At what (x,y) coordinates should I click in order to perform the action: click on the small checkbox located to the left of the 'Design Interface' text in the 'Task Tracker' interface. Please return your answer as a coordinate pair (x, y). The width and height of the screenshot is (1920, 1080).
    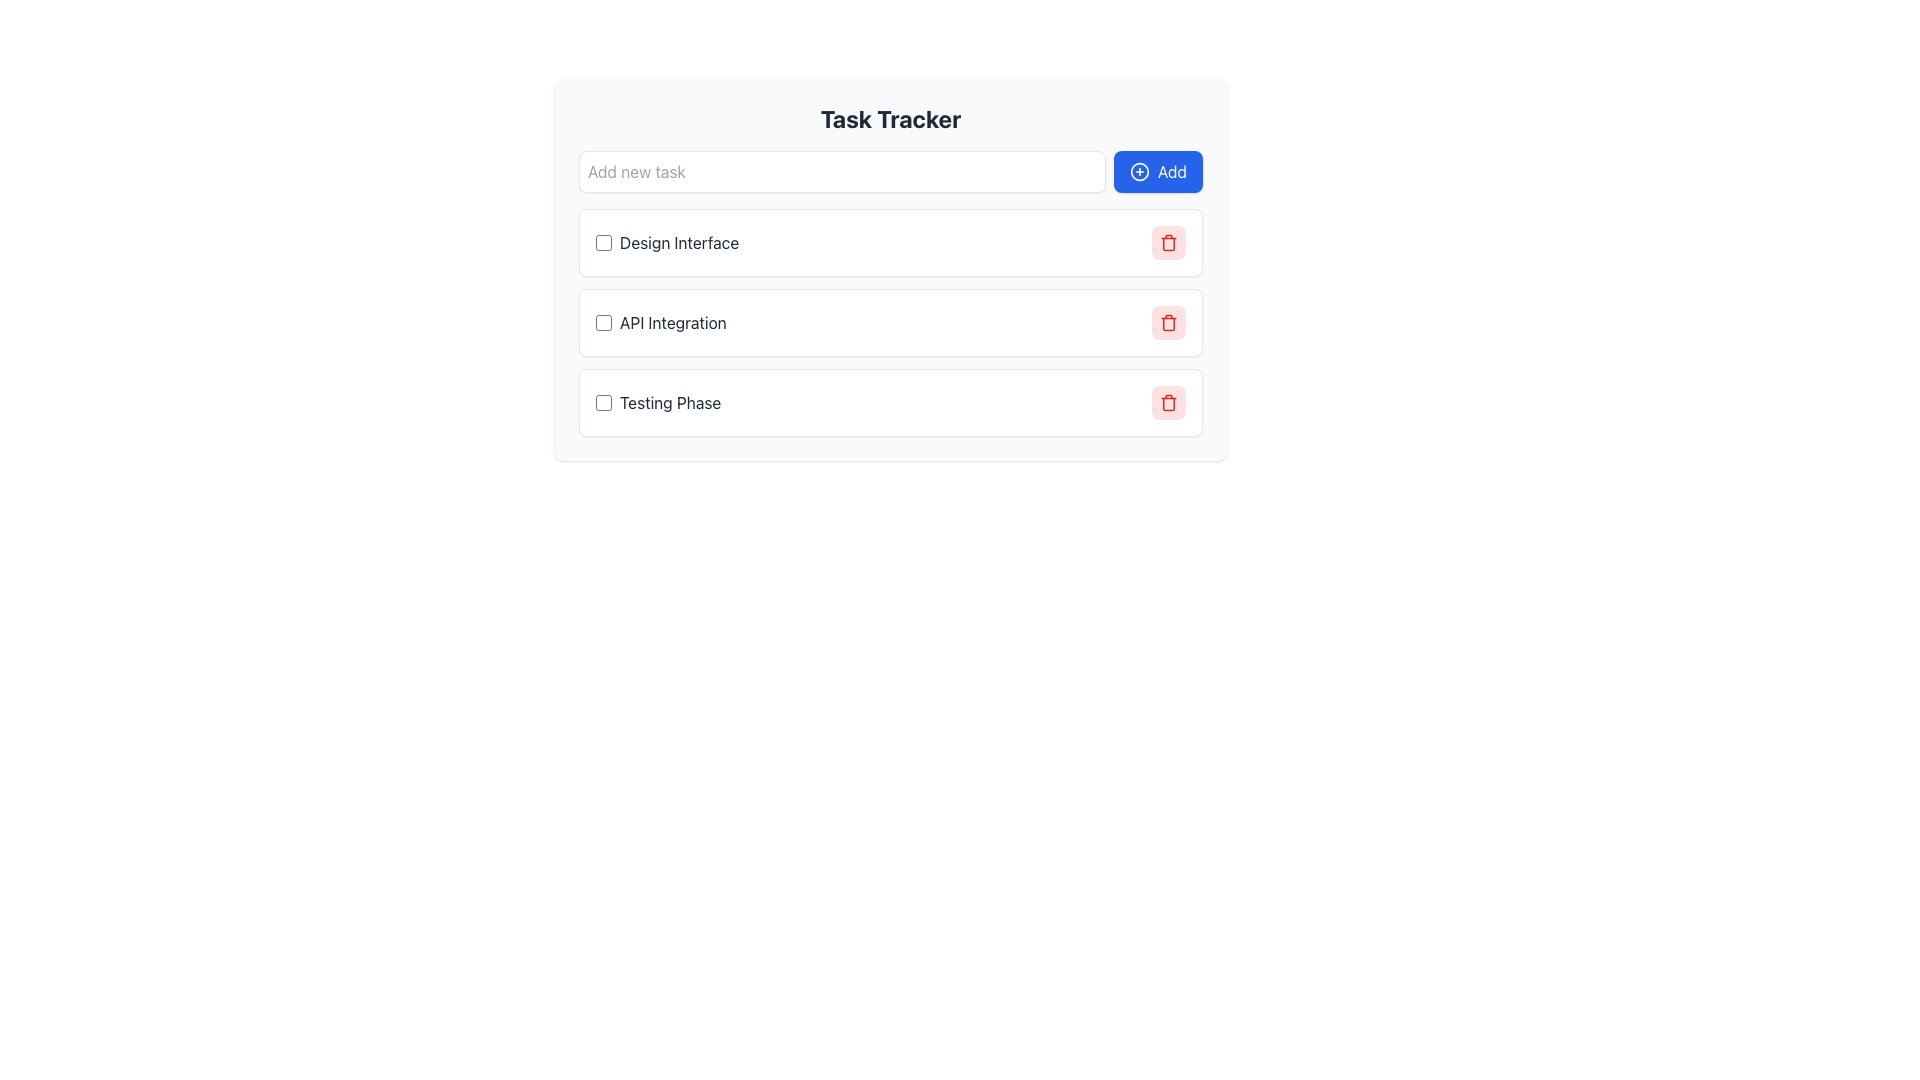
    Looking at the image, I should click on (603, 242).